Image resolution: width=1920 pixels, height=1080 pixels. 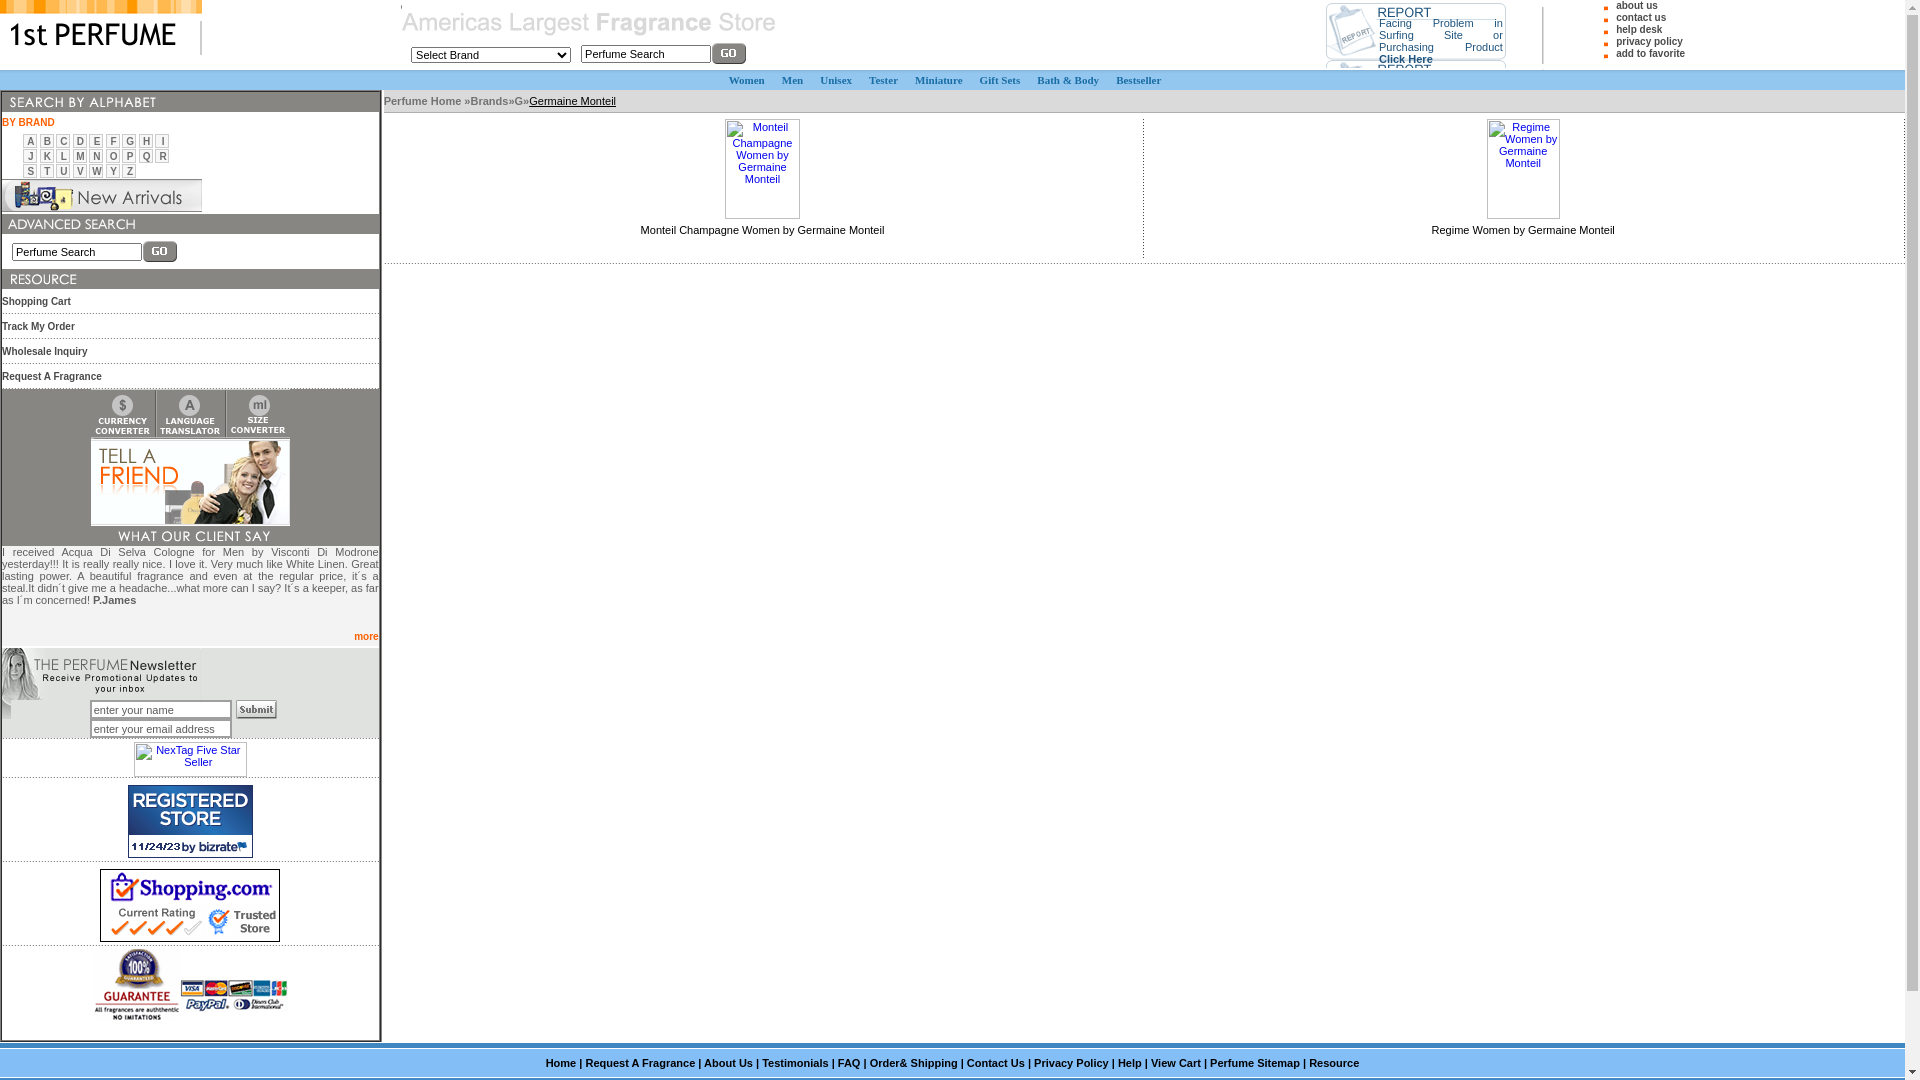 I want to click on 'J', so click(x=28, y=154).